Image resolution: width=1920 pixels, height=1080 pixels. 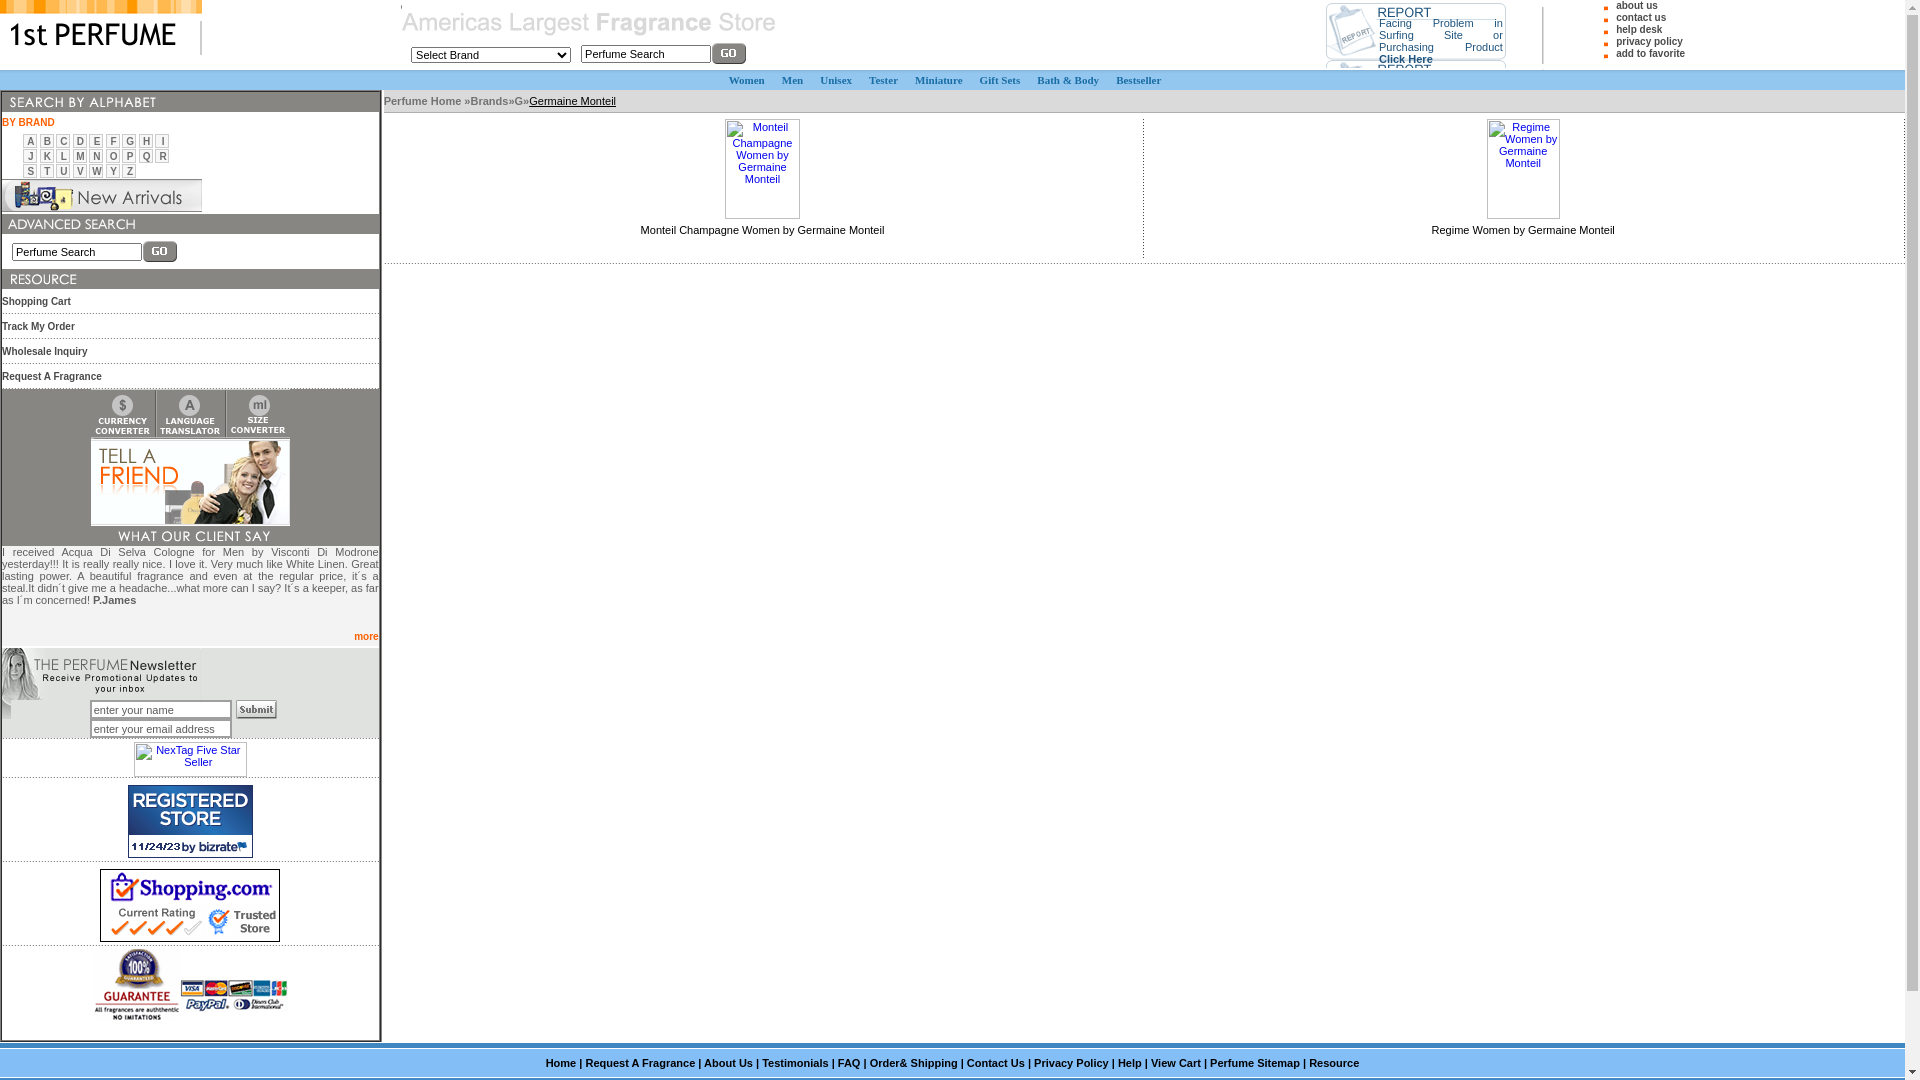 I want to click on 'J', so click(x=28, y=154).